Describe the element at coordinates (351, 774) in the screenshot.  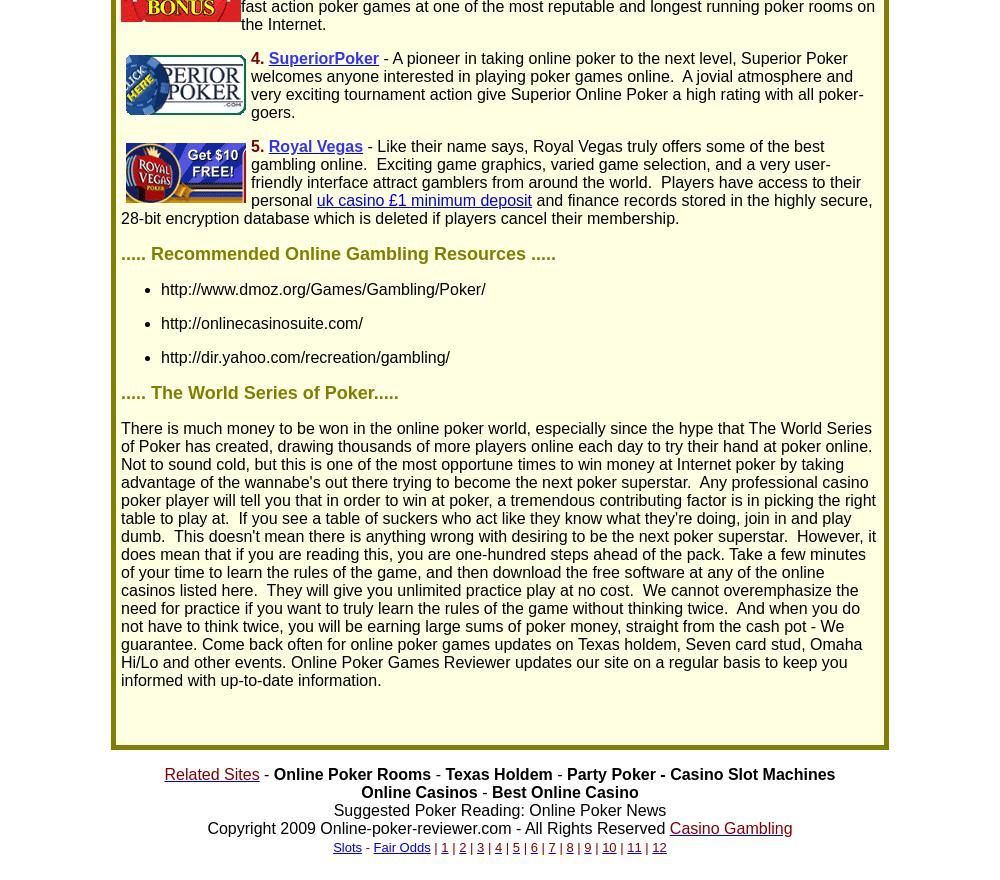
I see `'Online Poker Rooms'` at that location.